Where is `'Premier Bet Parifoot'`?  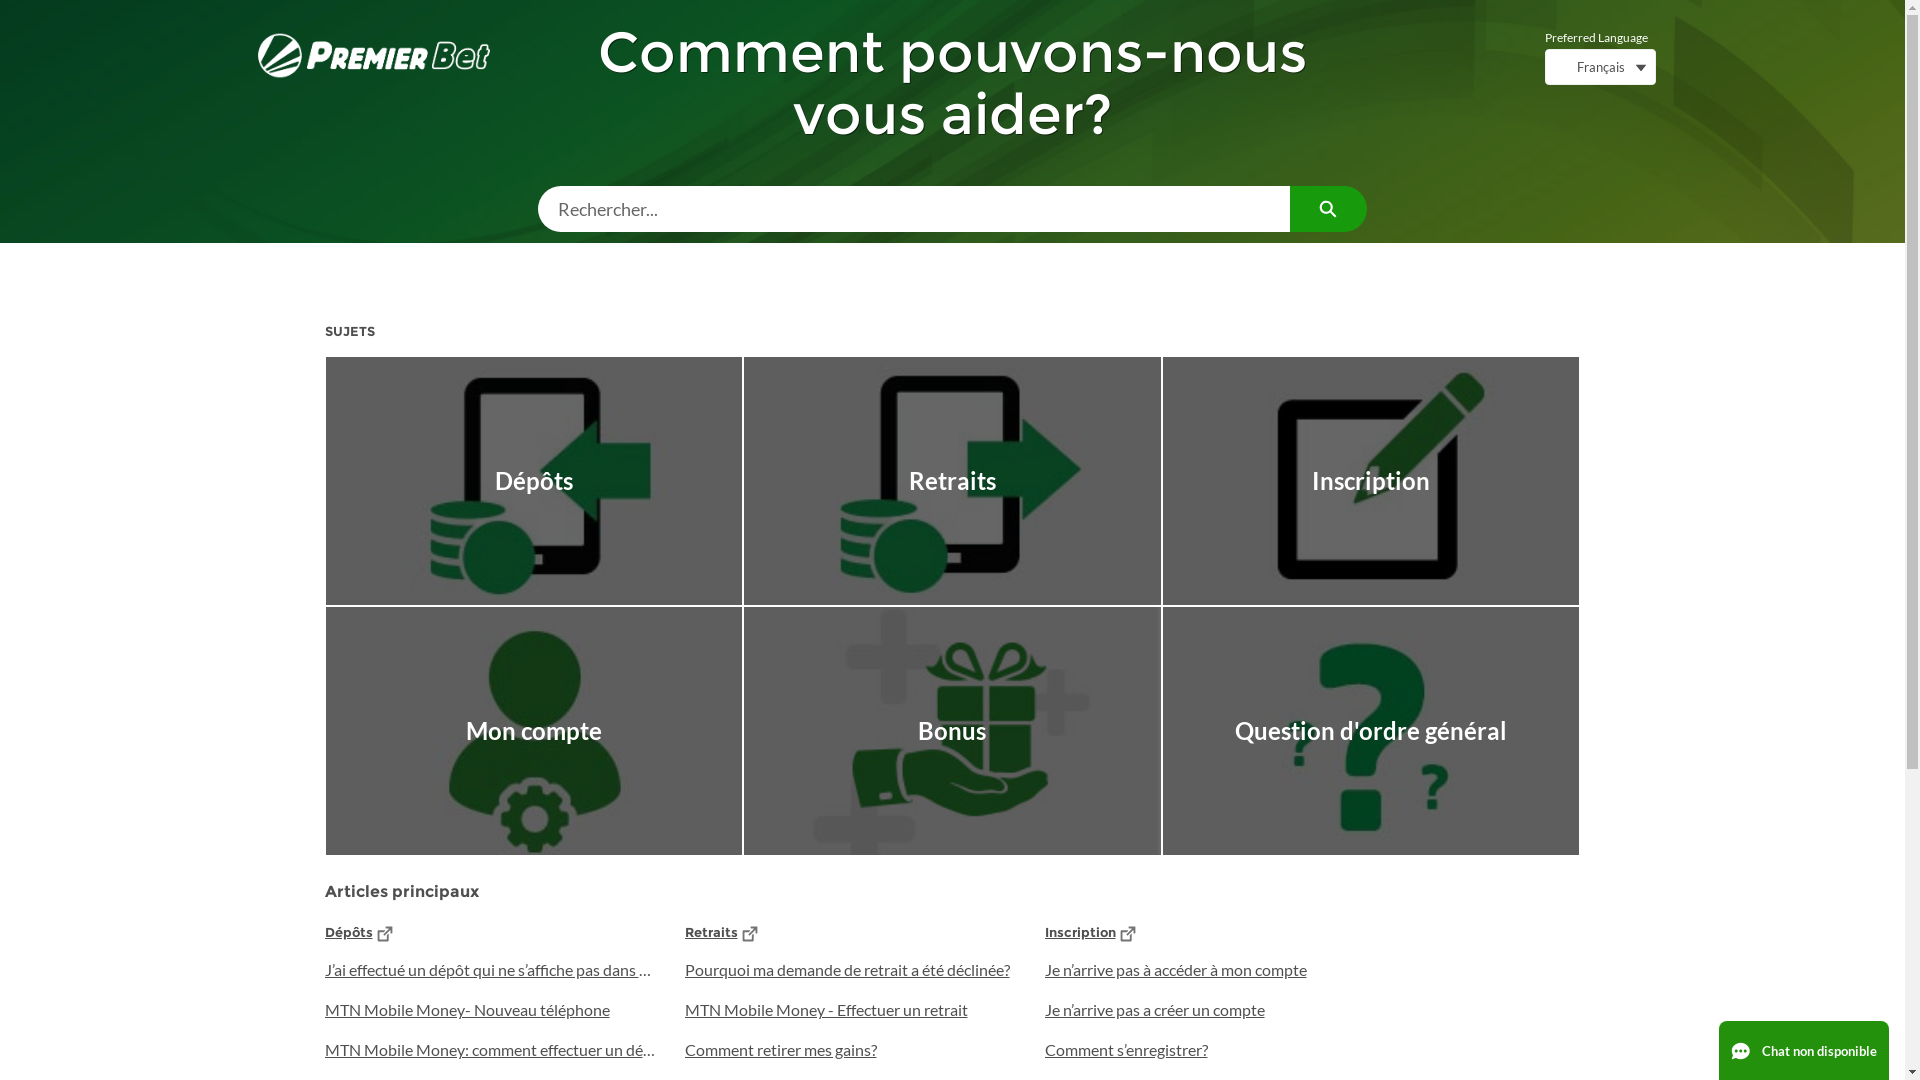 'Premier Bet Parifoot' is located at coordinates (374, 54).